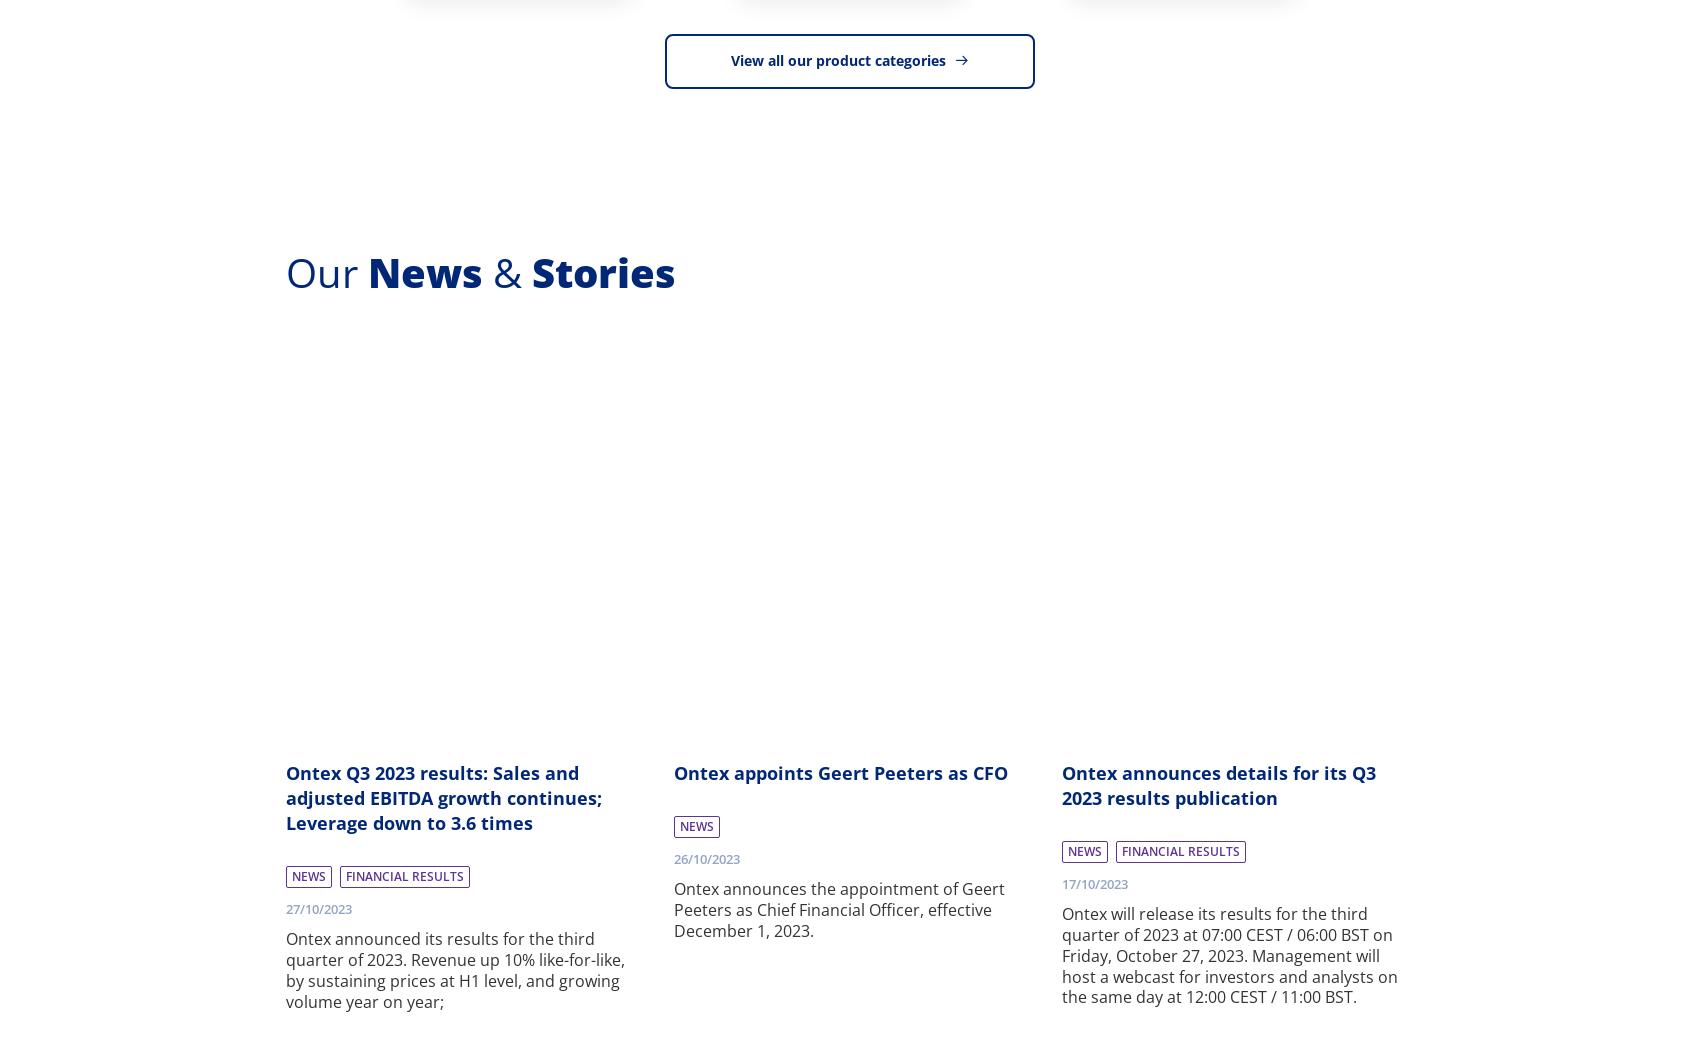 This screenshot has width=1700, height=1053. What do you see at coordinates (1228, 954) in the screenshot?
I see `'Ontex will release its results for the third quarter of 2023 at 07:00 CEST / 06:00 BST on Friday, October 27, 2023. Management will host a webcast for investors and analysts on the same day at 12:00 CEST / 11:00 BST.'` at bounding box center [1228, 954].